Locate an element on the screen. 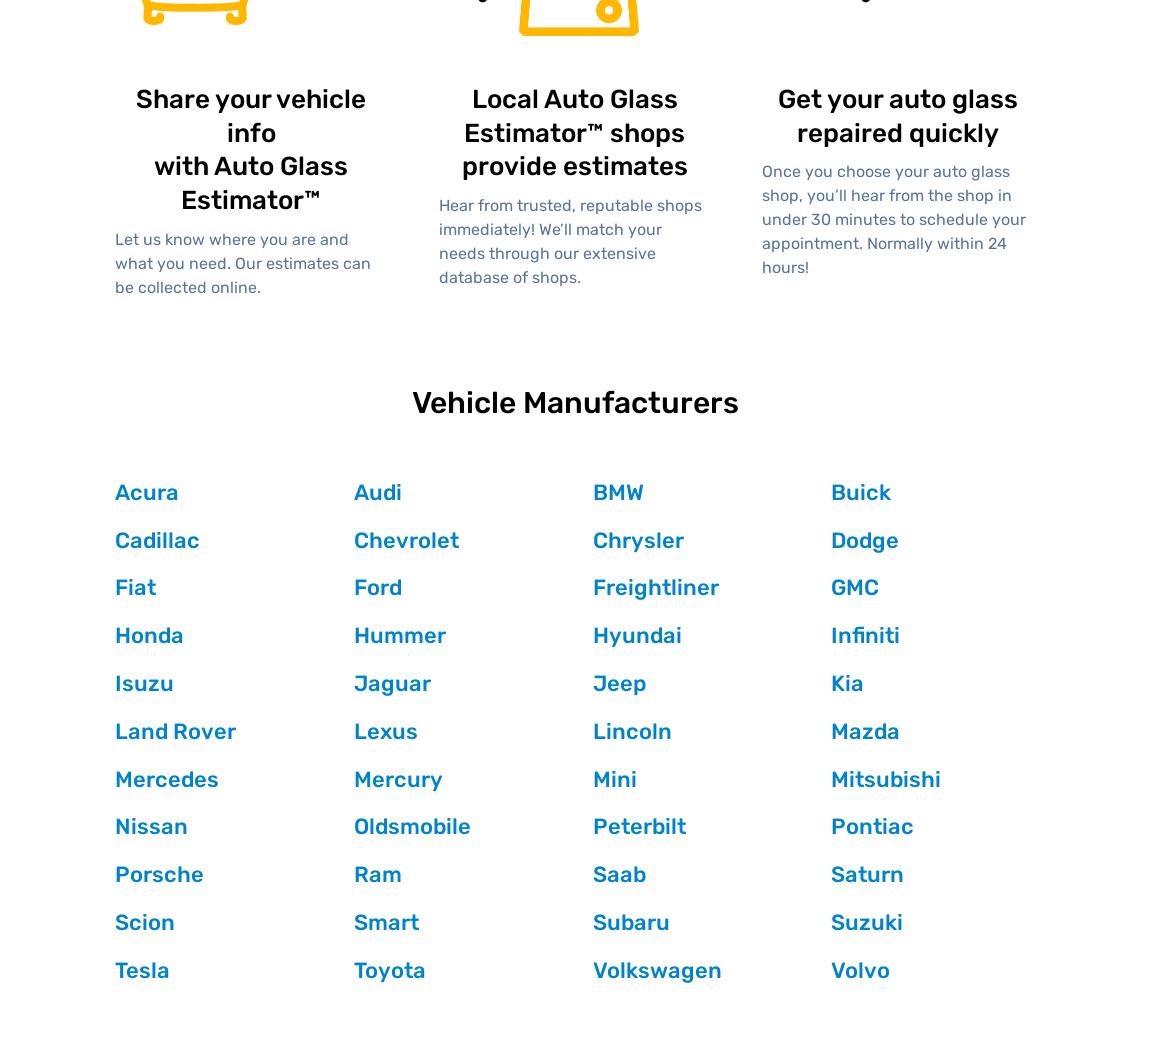  'Vehicle Manufacturers' is located at coordinates (574, 402).